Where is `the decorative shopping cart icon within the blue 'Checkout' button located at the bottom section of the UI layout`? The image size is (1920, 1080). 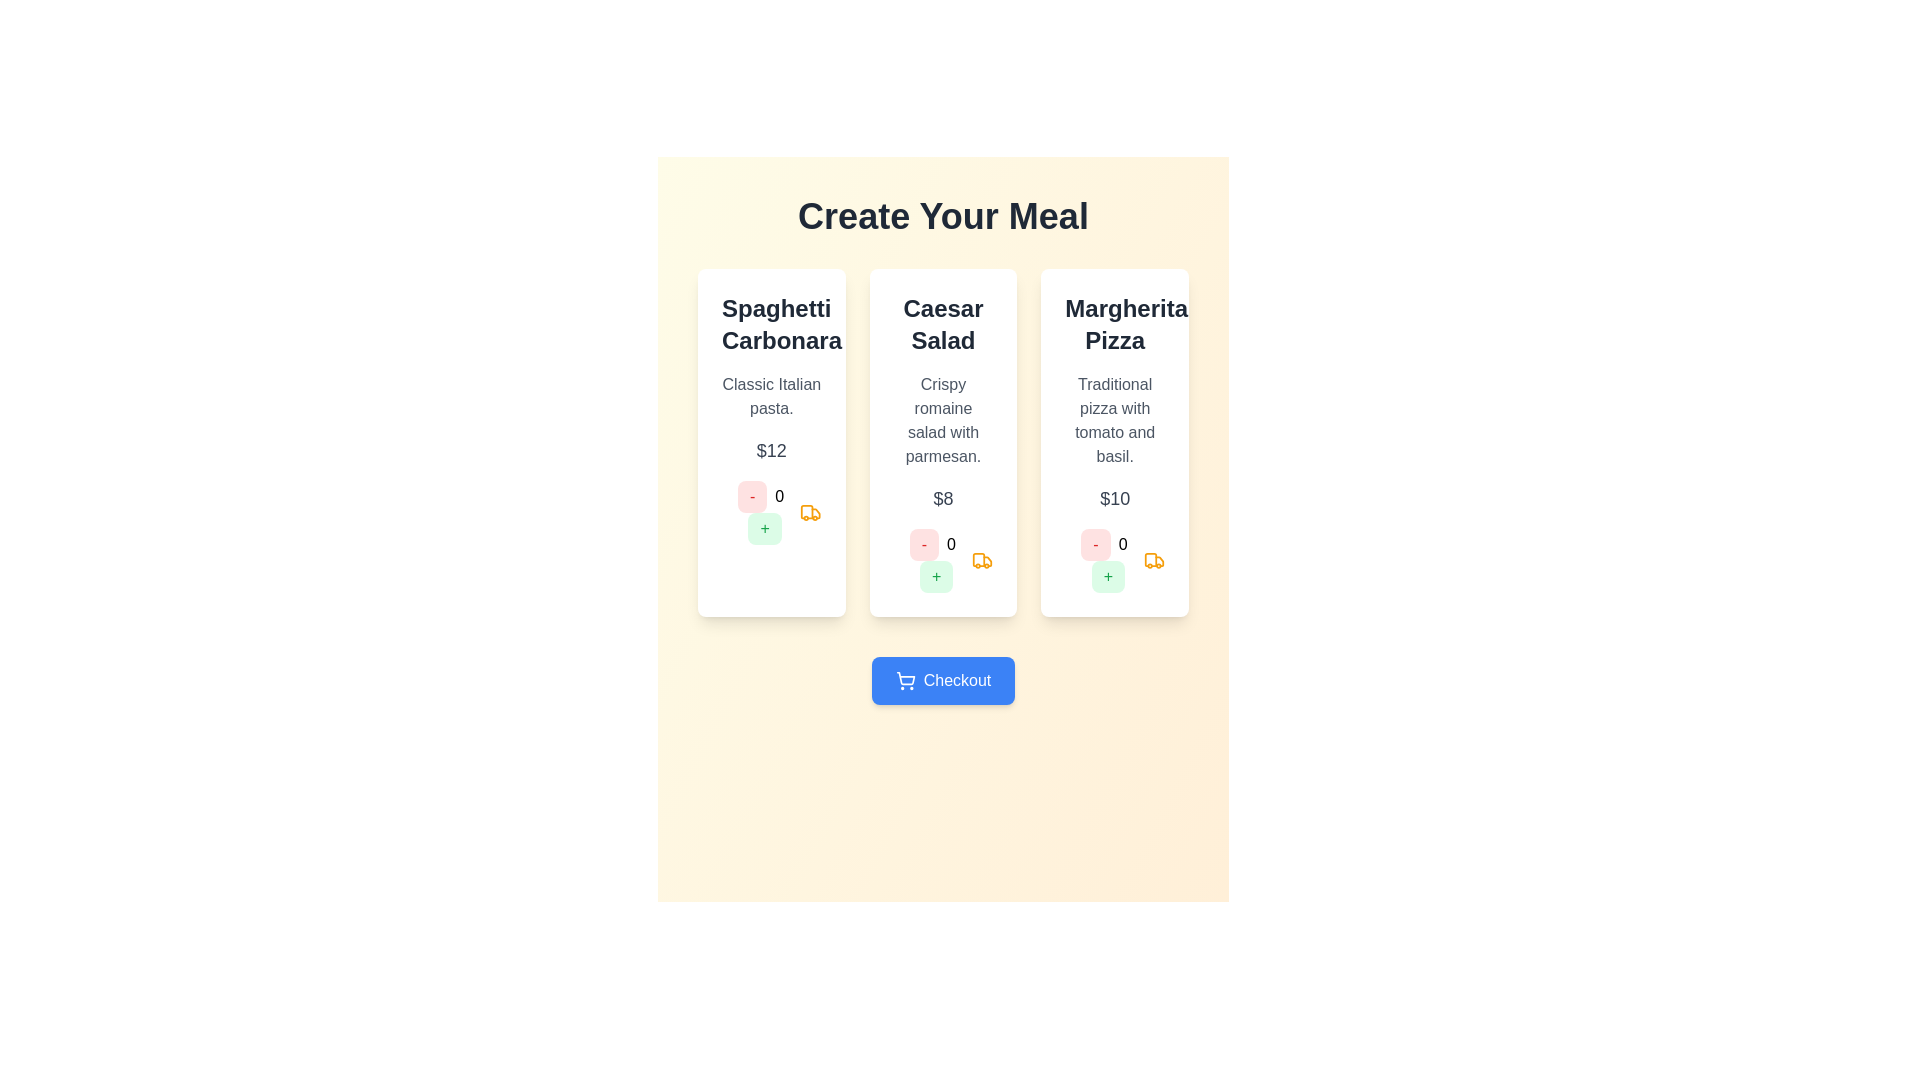 the decorative shopping cart icon within the blue 'Checkout' button located at the bottom section of the UI layout is located at coordinates (904, 677).